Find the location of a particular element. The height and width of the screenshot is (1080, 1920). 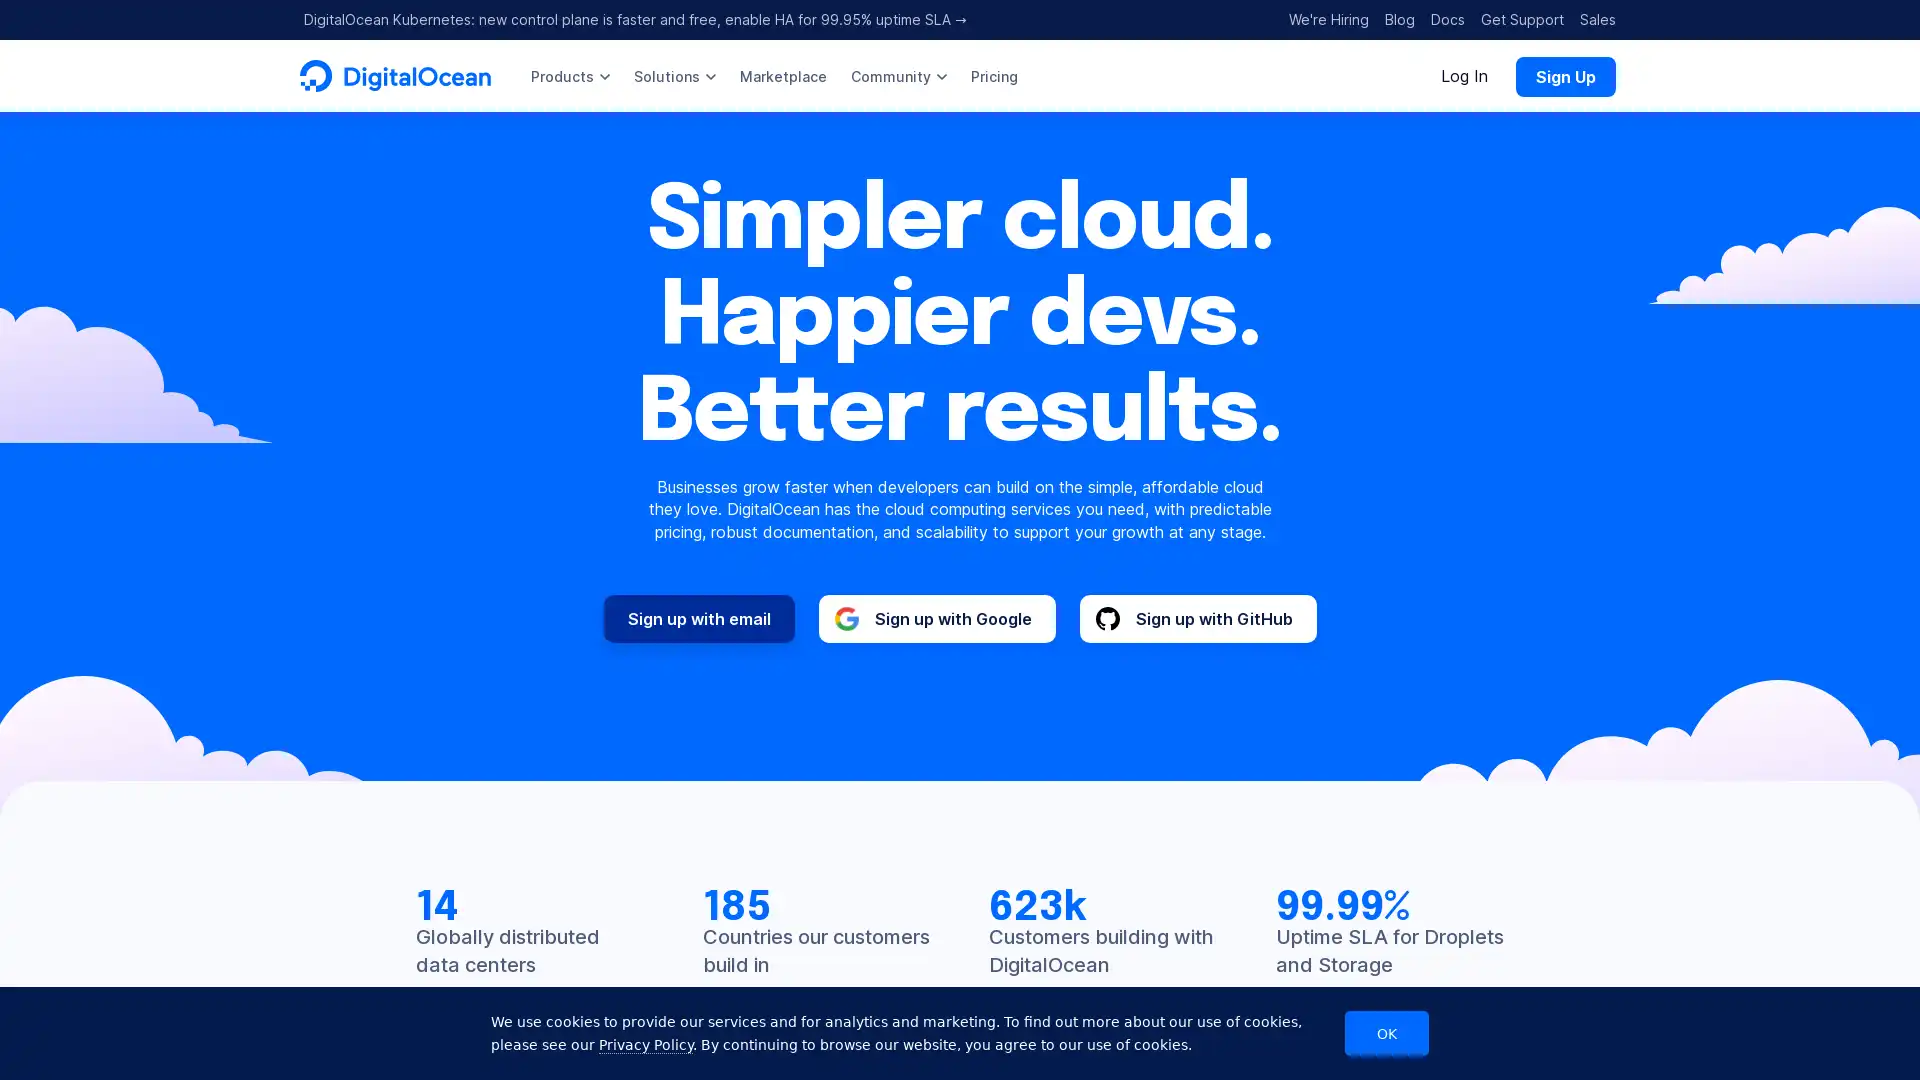

Community is located at coordinates (897, 75).